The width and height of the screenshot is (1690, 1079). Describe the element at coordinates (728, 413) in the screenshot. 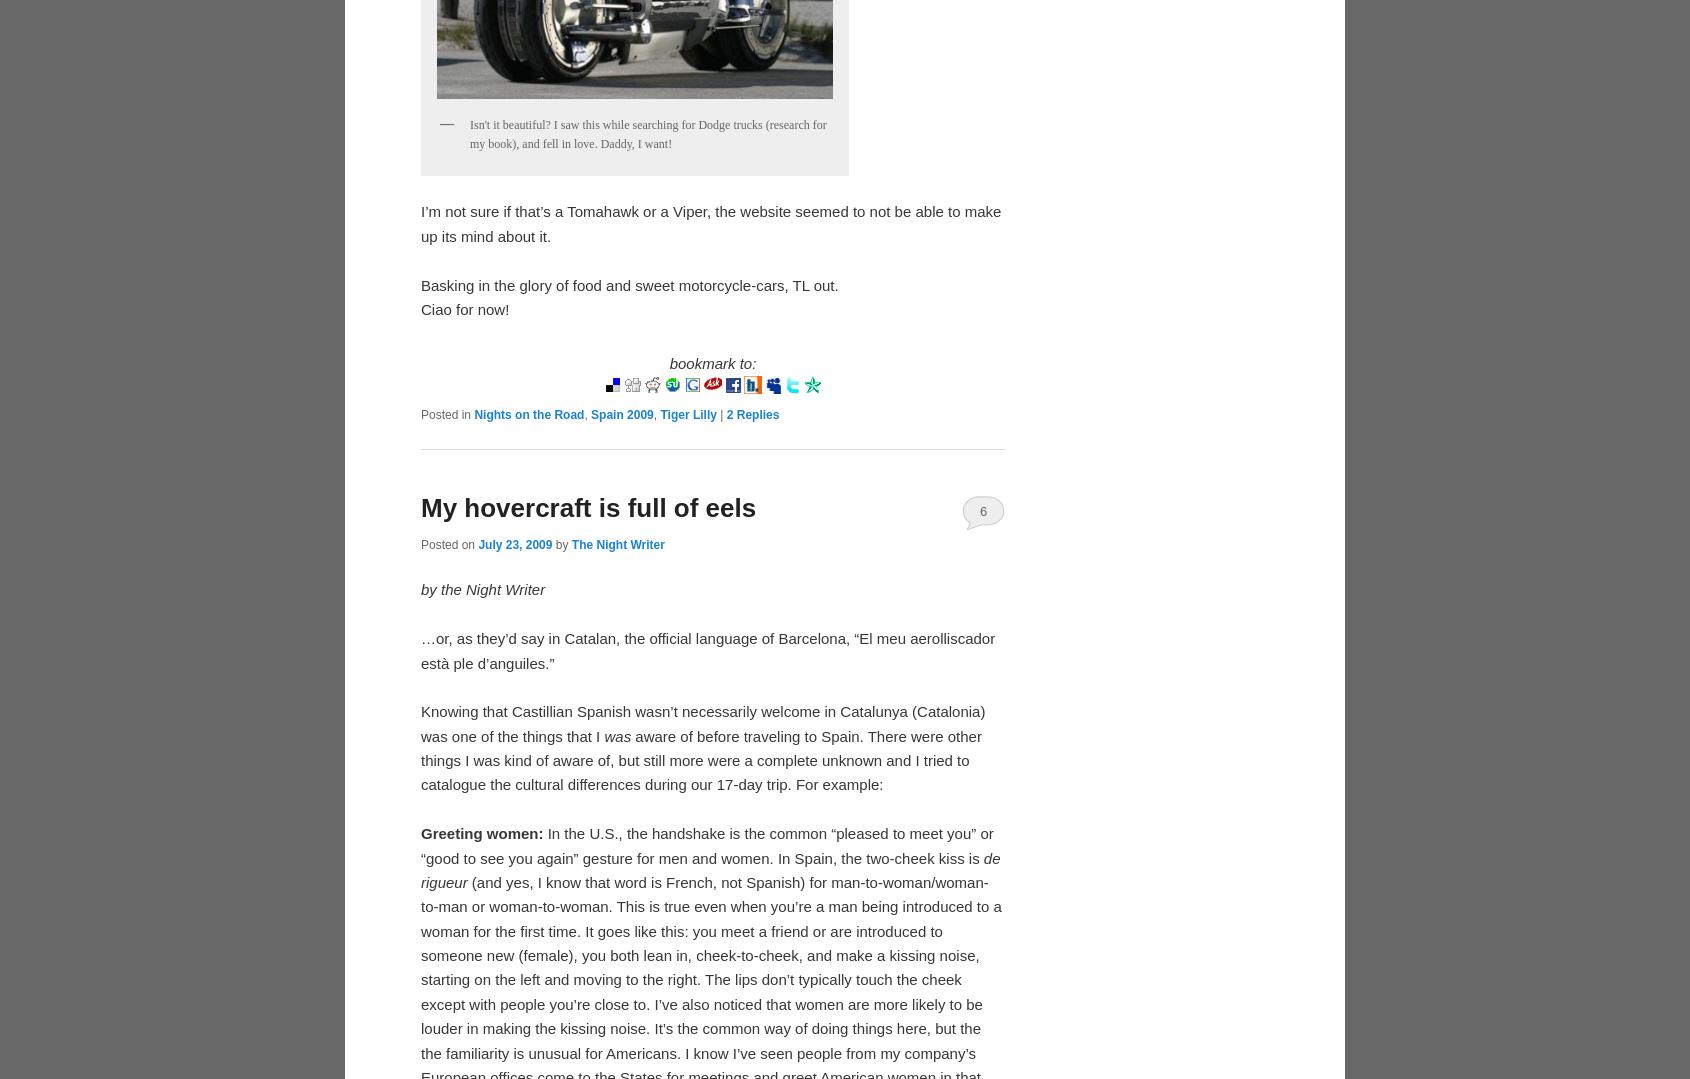

I see `'2'` at that location.